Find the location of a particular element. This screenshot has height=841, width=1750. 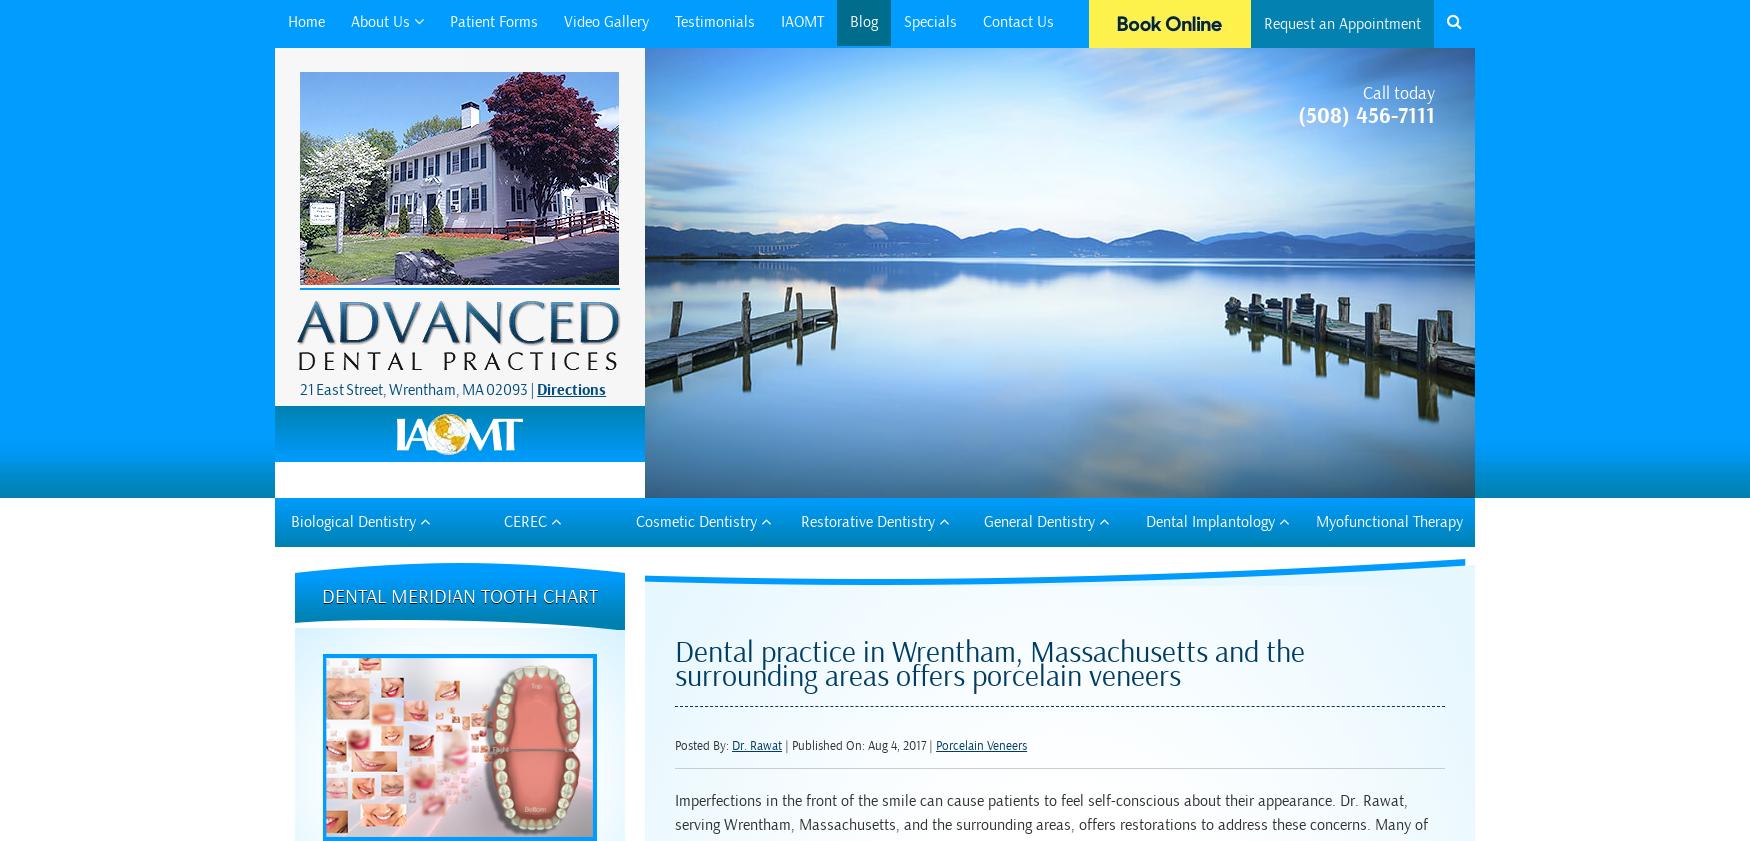

'Restorative Dentistry' is located at coordinates (798, 520).